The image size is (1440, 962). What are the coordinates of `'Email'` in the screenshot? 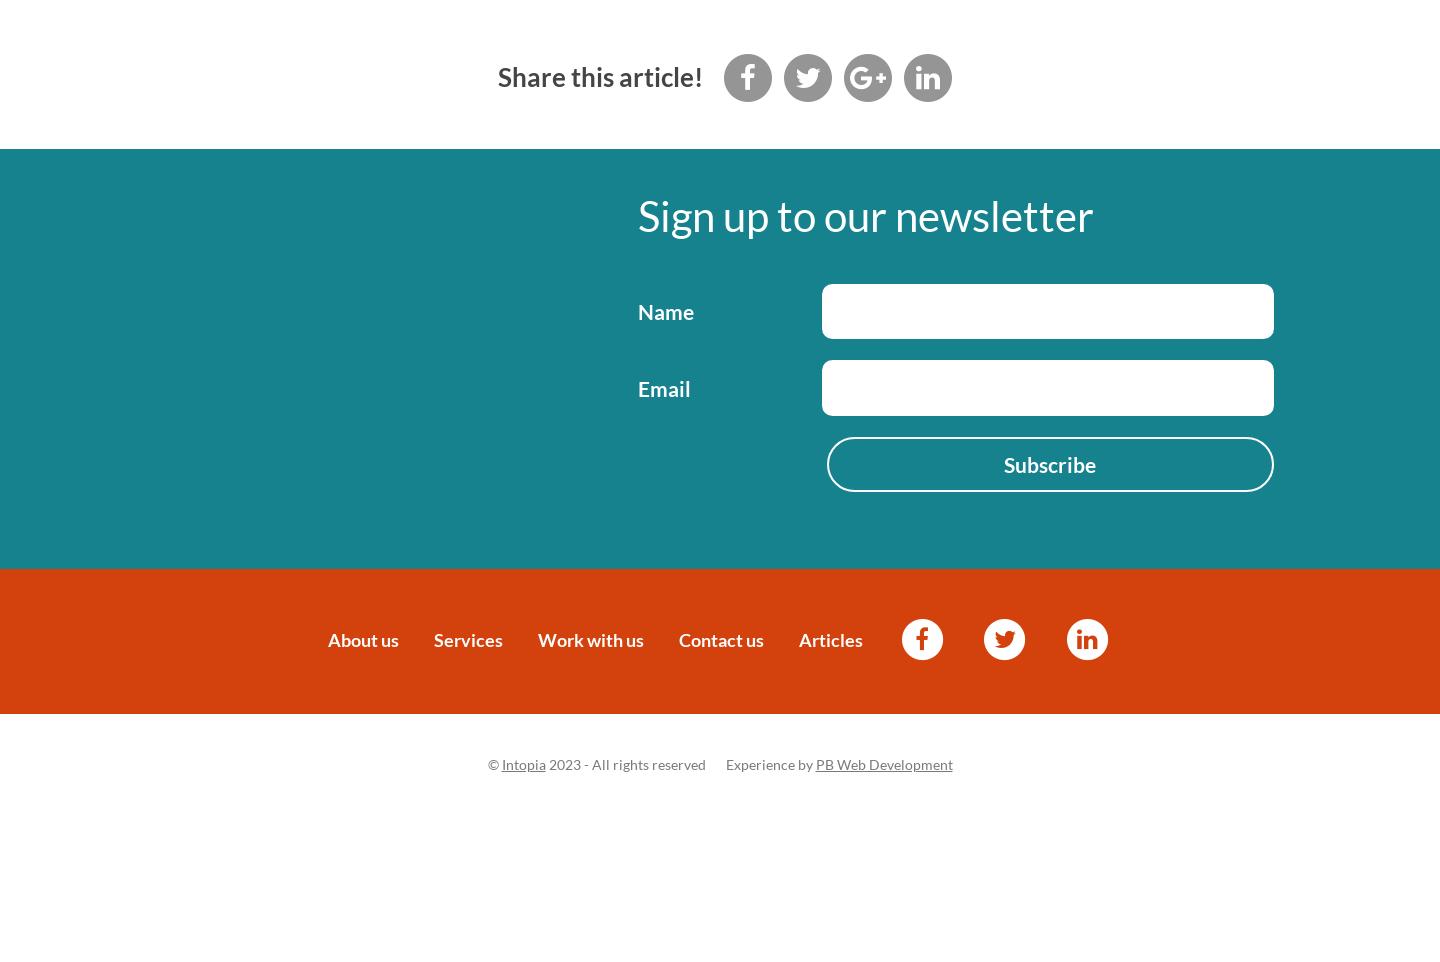 It's located at (663, 386).